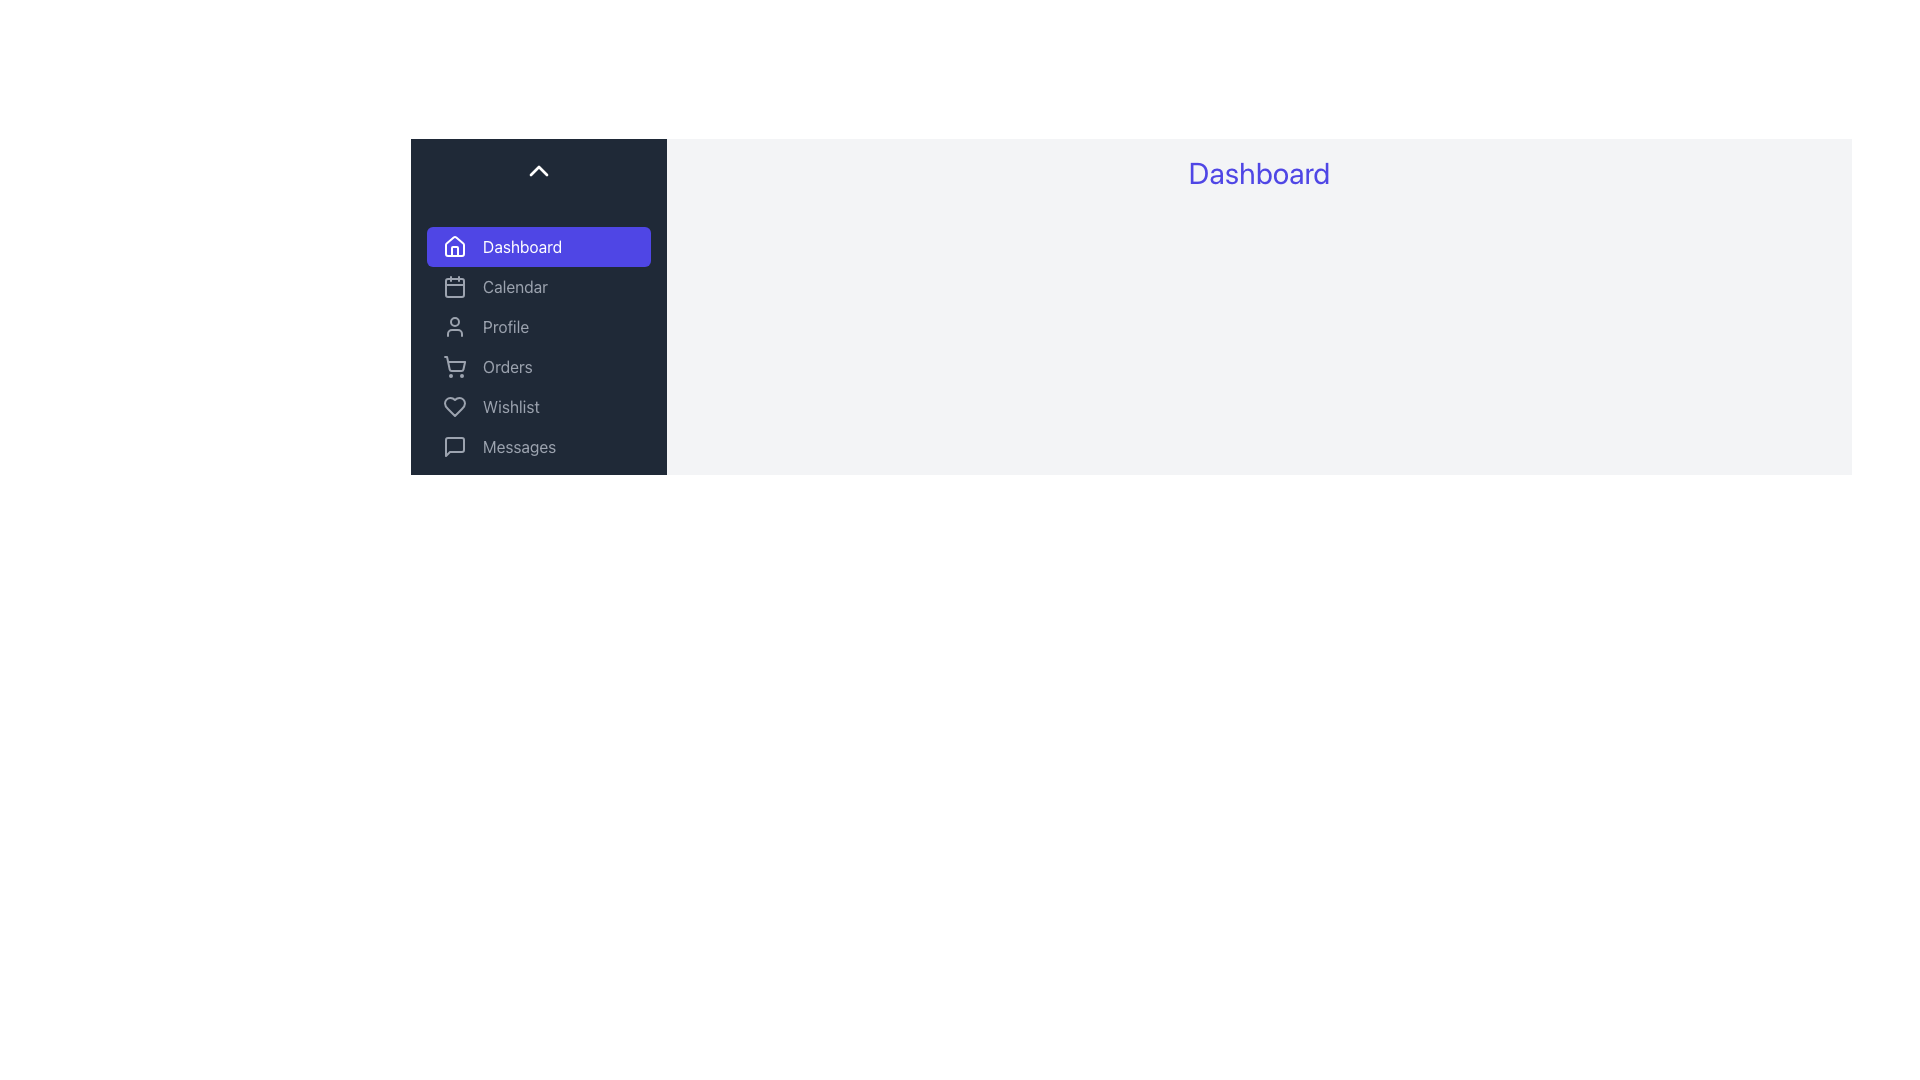  Describe the element at coordinates (454, 286) in the screenshot. I see `the 'Calendar' icon located in the sidebar menu, which serves as the visual aid for selecting the 'Calendar' menu option` at that location.